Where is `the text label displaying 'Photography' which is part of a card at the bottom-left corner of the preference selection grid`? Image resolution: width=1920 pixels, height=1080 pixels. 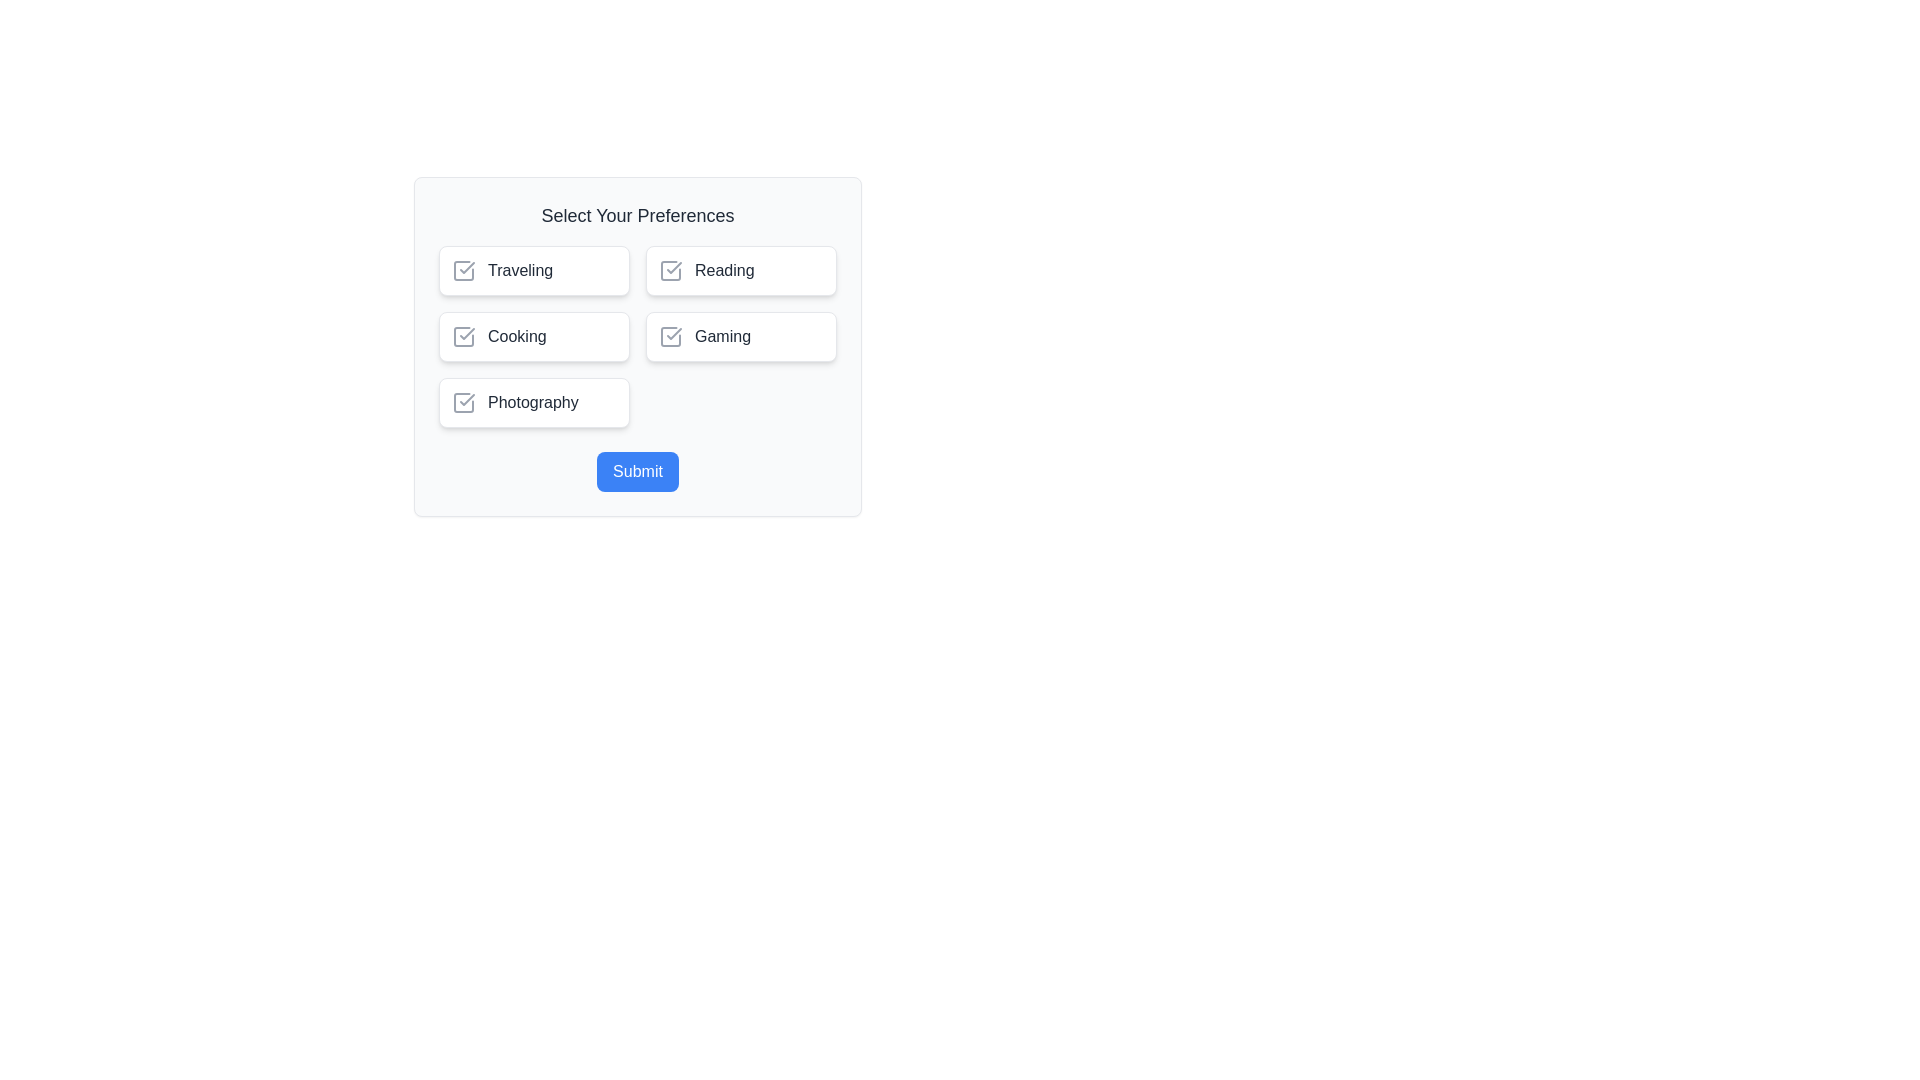 the text label displaying 'Photography' which is part of a card at the bottom-left corner of the preference selection grid is located at coordinates (533, 402).